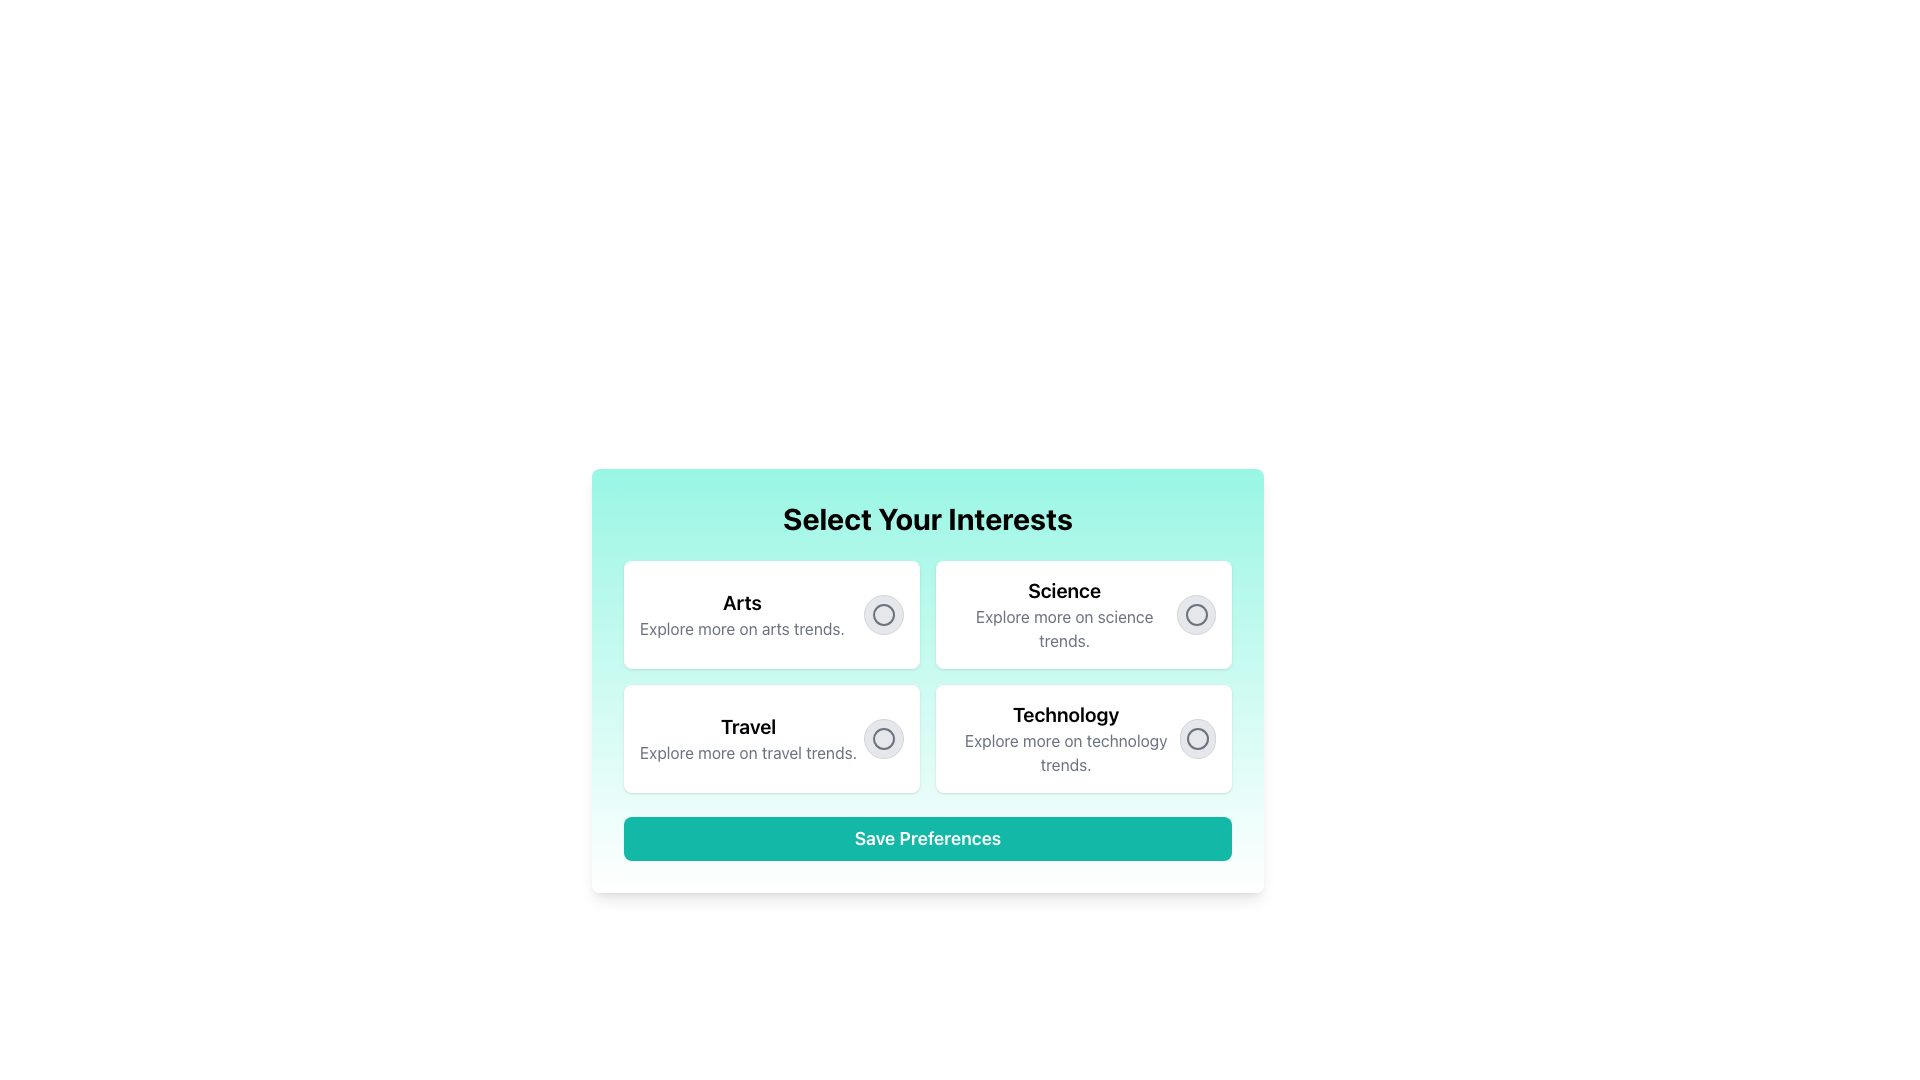 This screenshot has height=1080, width=1920. What do you see at coordinates (1065, 713) in the screenshot?
I see `the bold and large text label 'Technology' located in the lower-right quadrant of the grid-like layout` at bounding box center [1065, 713].